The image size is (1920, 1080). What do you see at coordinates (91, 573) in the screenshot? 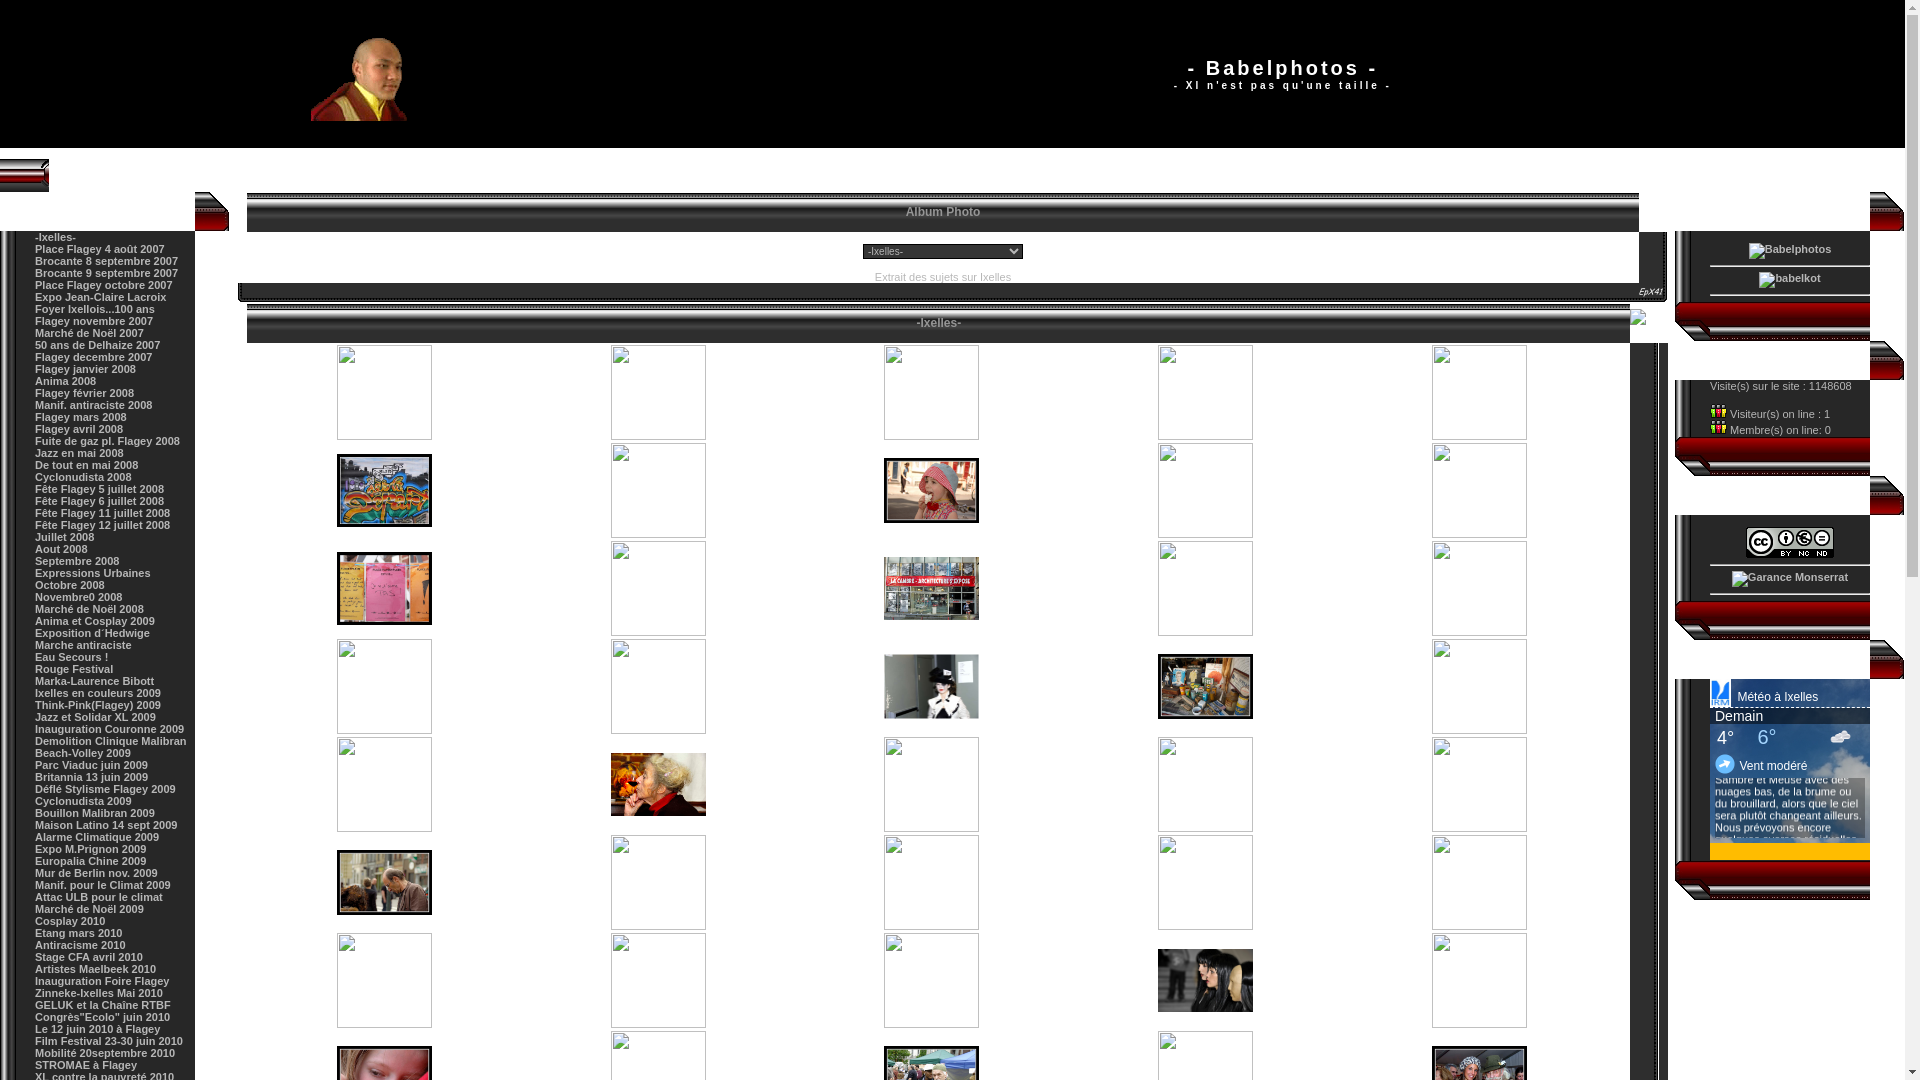
I see `'Expressions Urbaines'` at bounding box center [91, 573].